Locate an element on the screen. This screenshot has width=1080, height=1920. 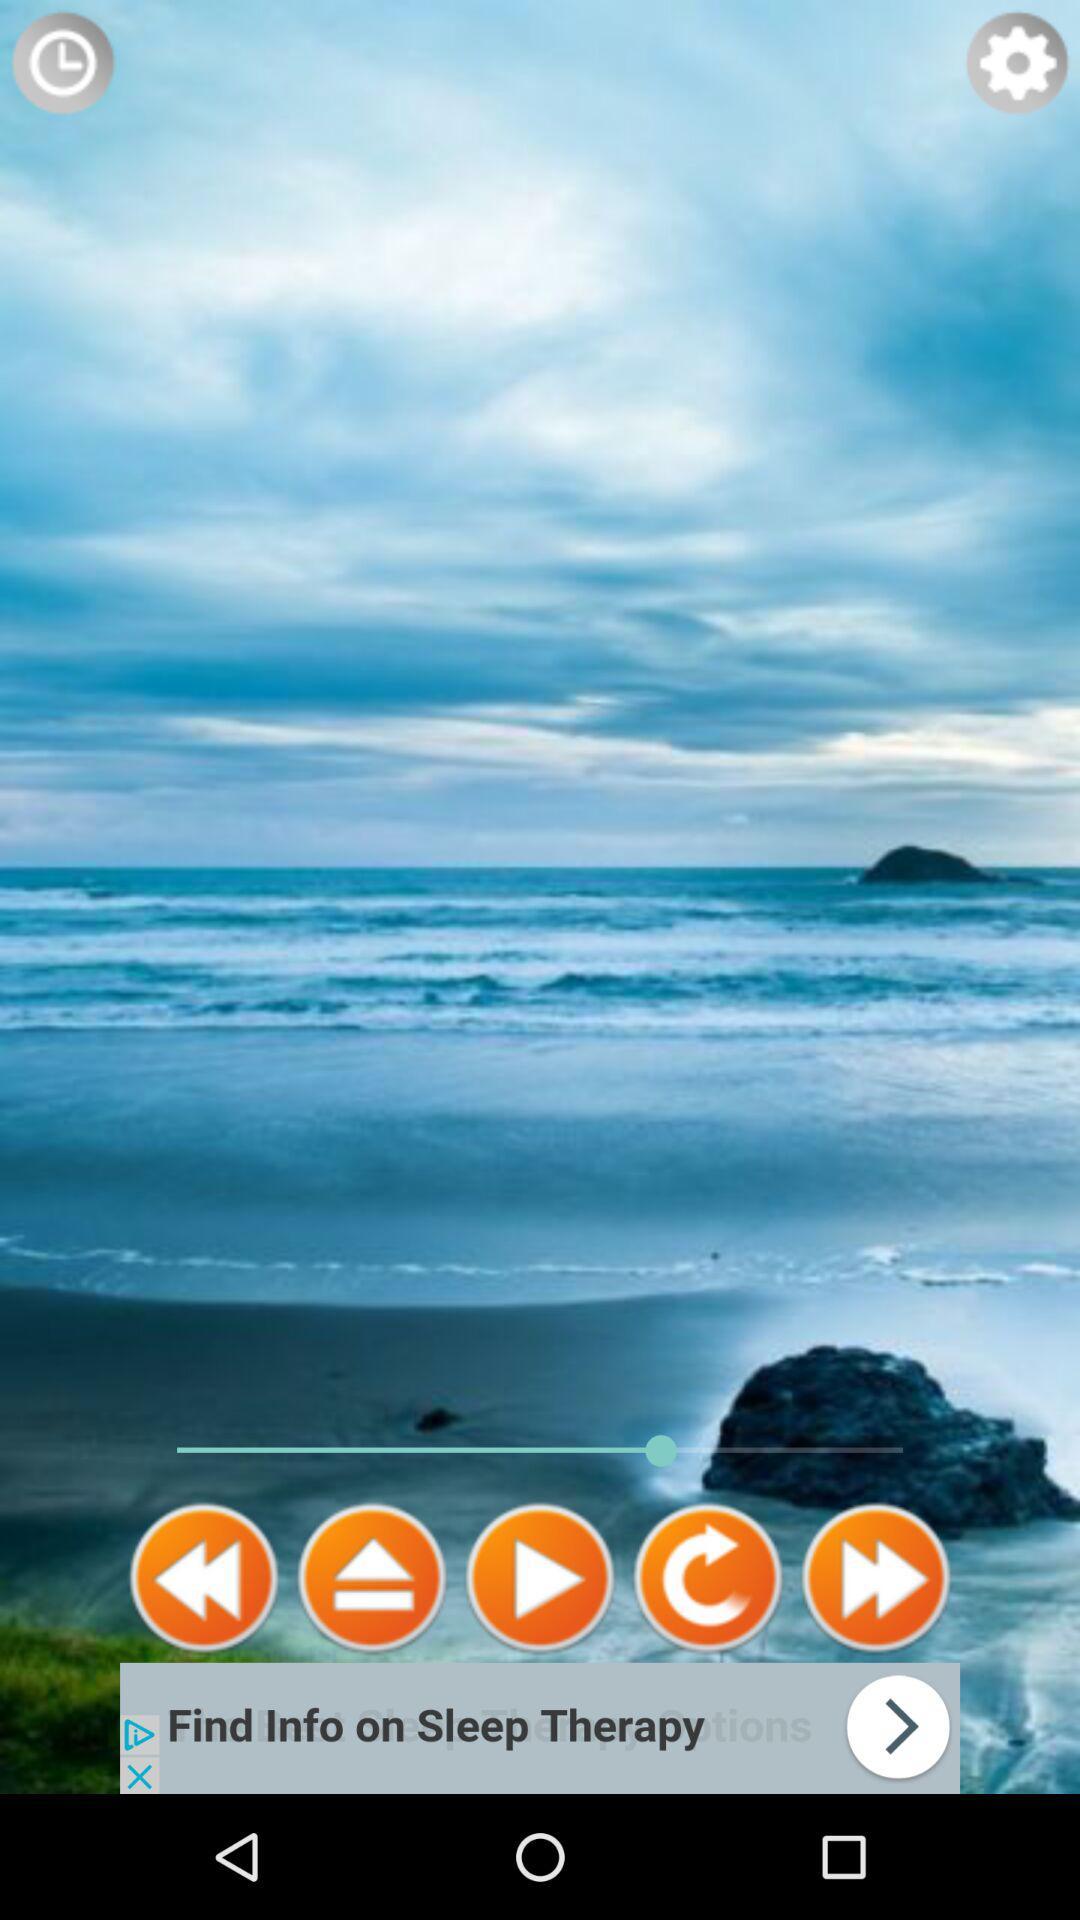
rewind option is located at coordinates (371, 1577).